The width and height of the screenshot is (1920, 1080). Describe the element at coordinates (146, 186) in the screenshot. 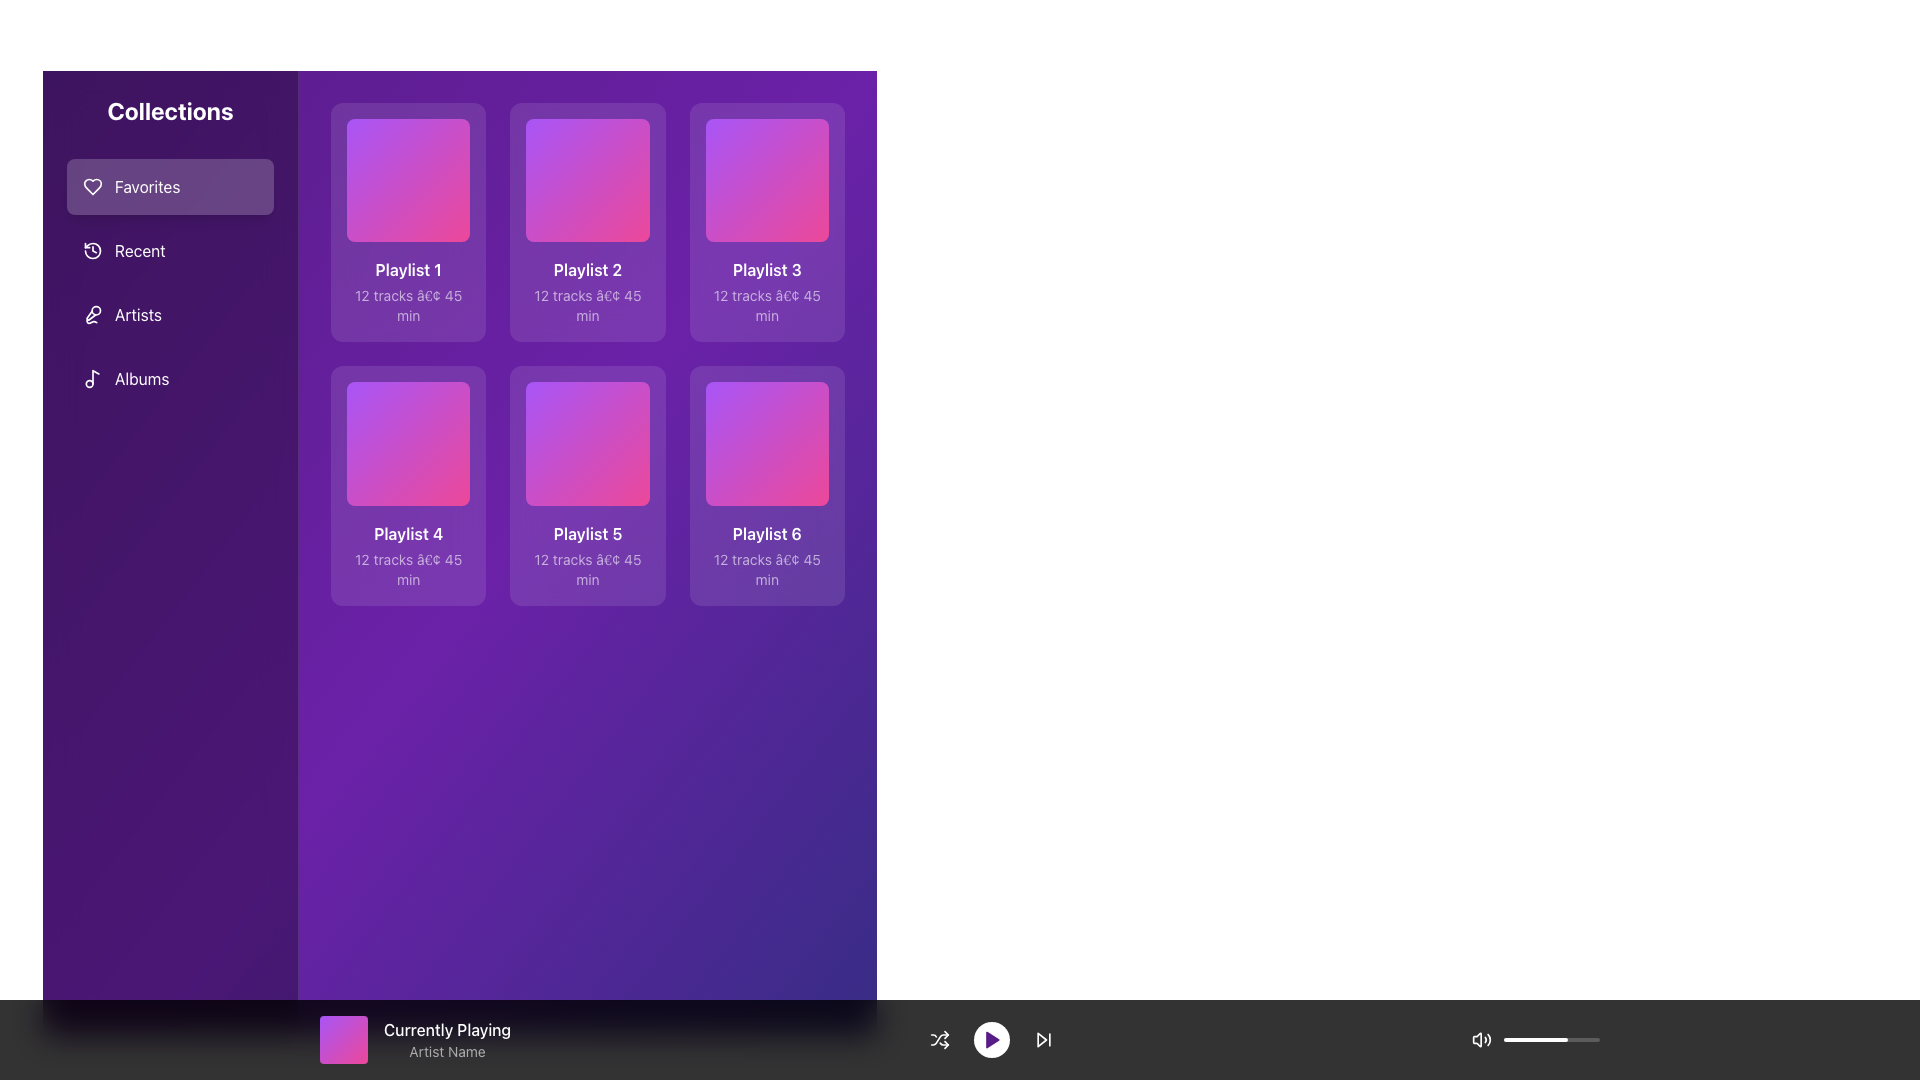

I see `the 'Favorites' text label in the sidebar menu, which serves as a navigation option for accessing favorite items or playlists` at that location.